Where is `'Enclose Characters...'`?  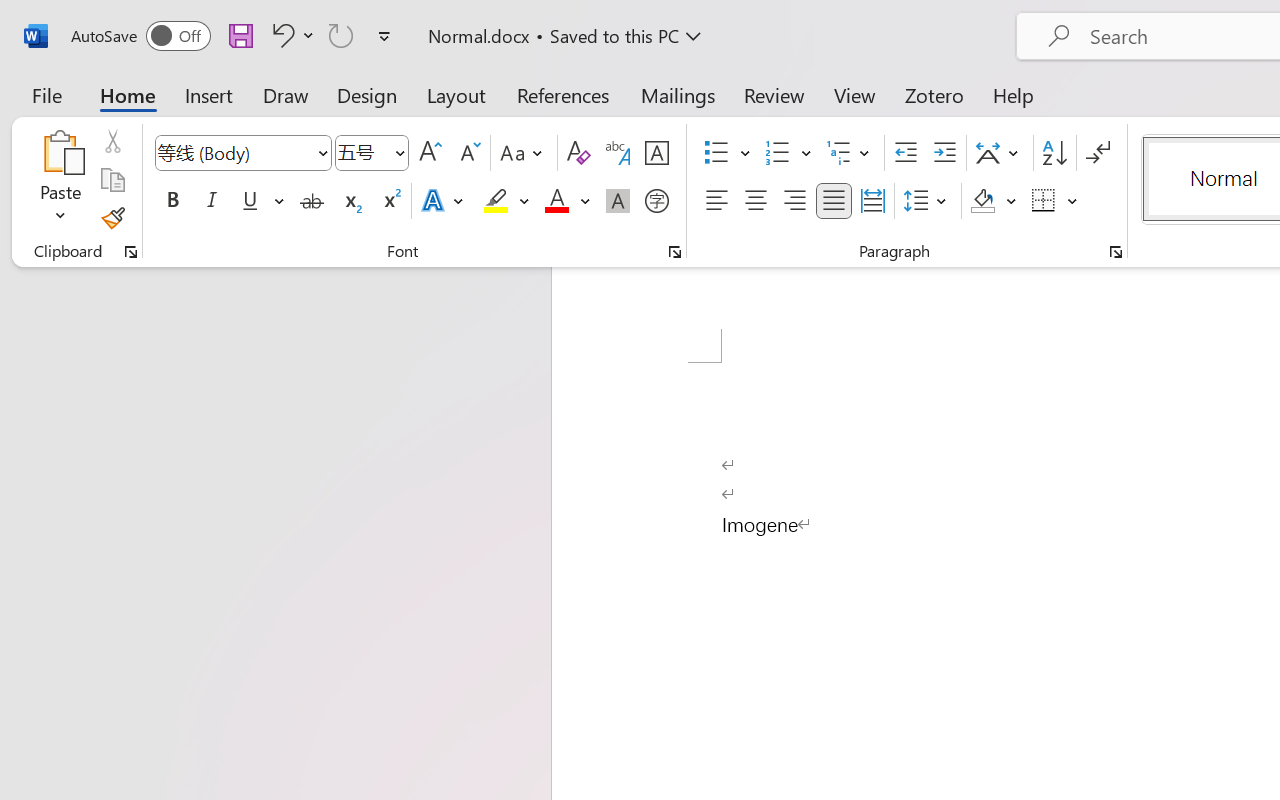 'Enclose Characters...' is located at coordinates (656, 201).